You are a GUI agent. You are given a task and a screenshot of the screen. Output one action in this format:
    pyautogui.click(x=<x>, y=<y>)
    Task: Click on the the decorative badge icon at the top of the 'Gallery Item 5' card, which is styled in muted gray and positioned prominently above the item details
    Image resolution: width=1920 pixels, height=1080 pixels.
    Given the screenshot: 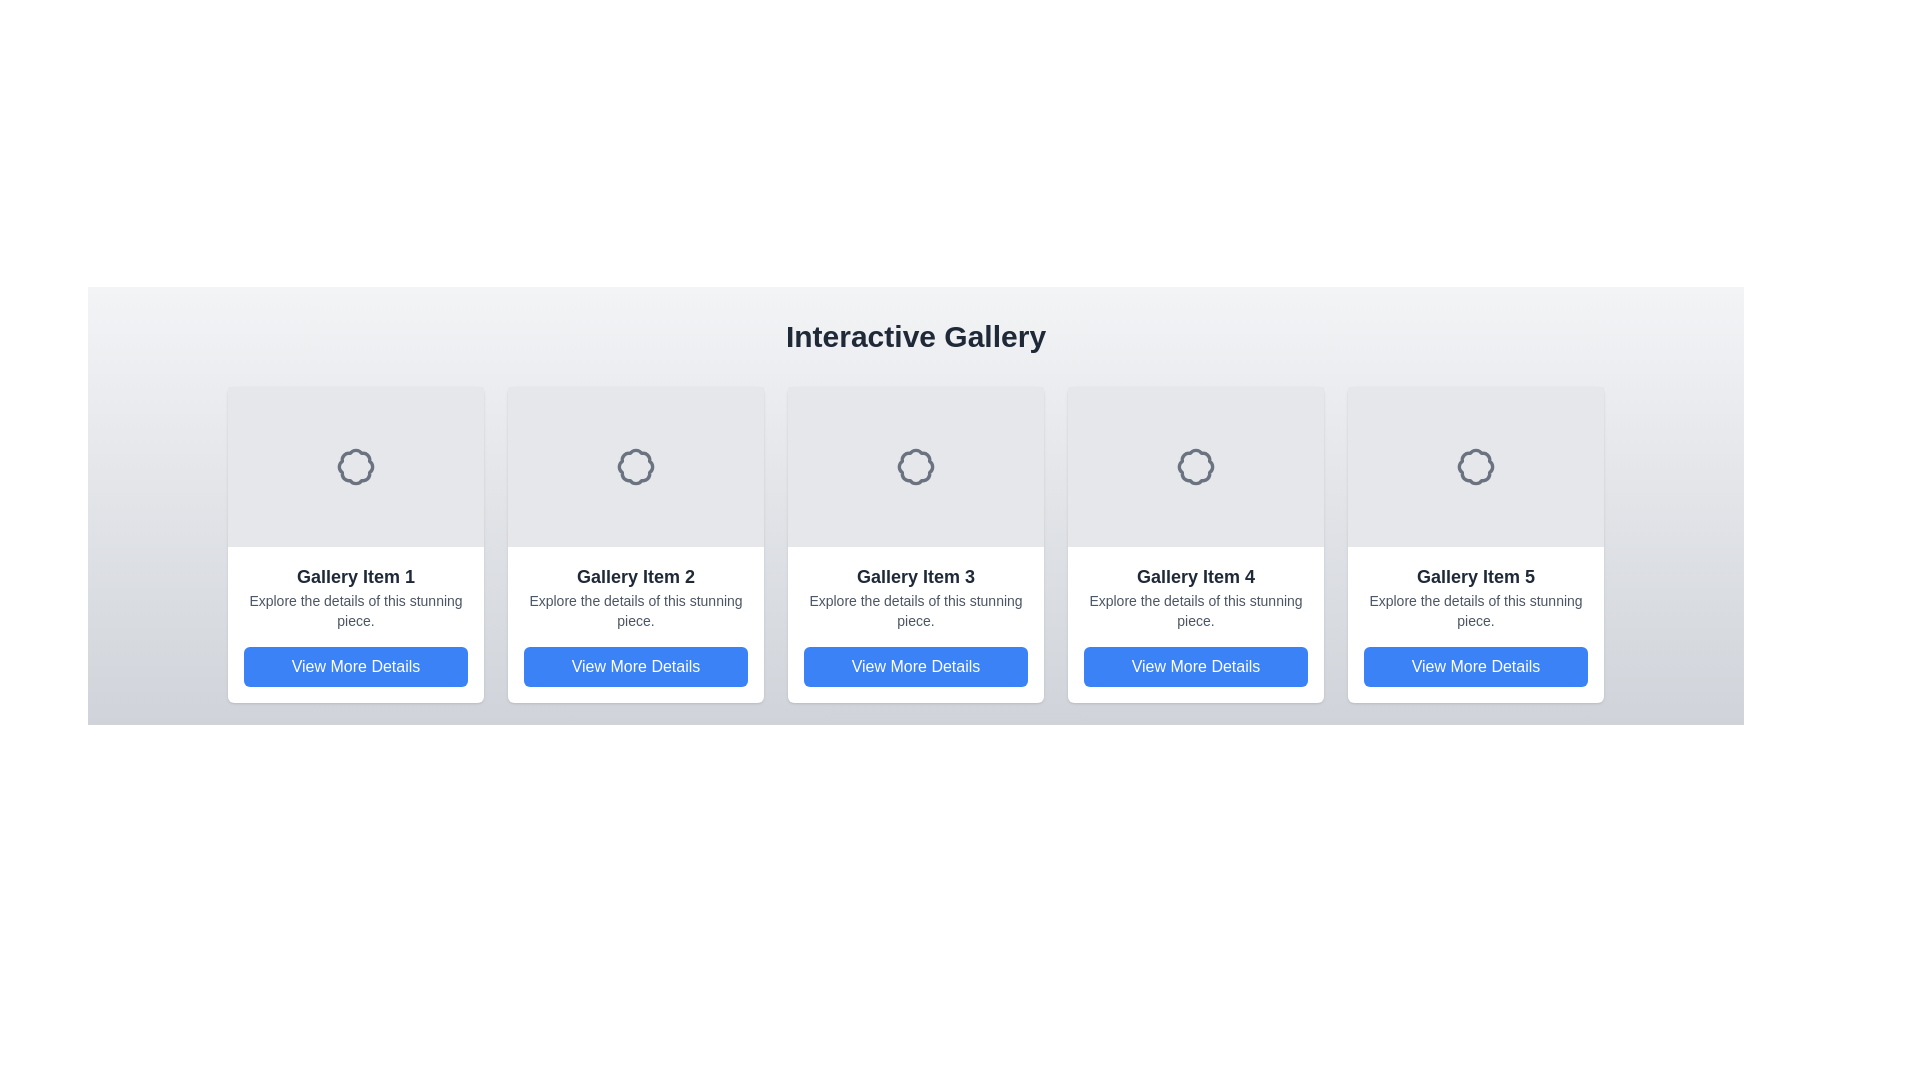 What is the action you would take?
    pyautogui.click(x=1476, y=466)
    